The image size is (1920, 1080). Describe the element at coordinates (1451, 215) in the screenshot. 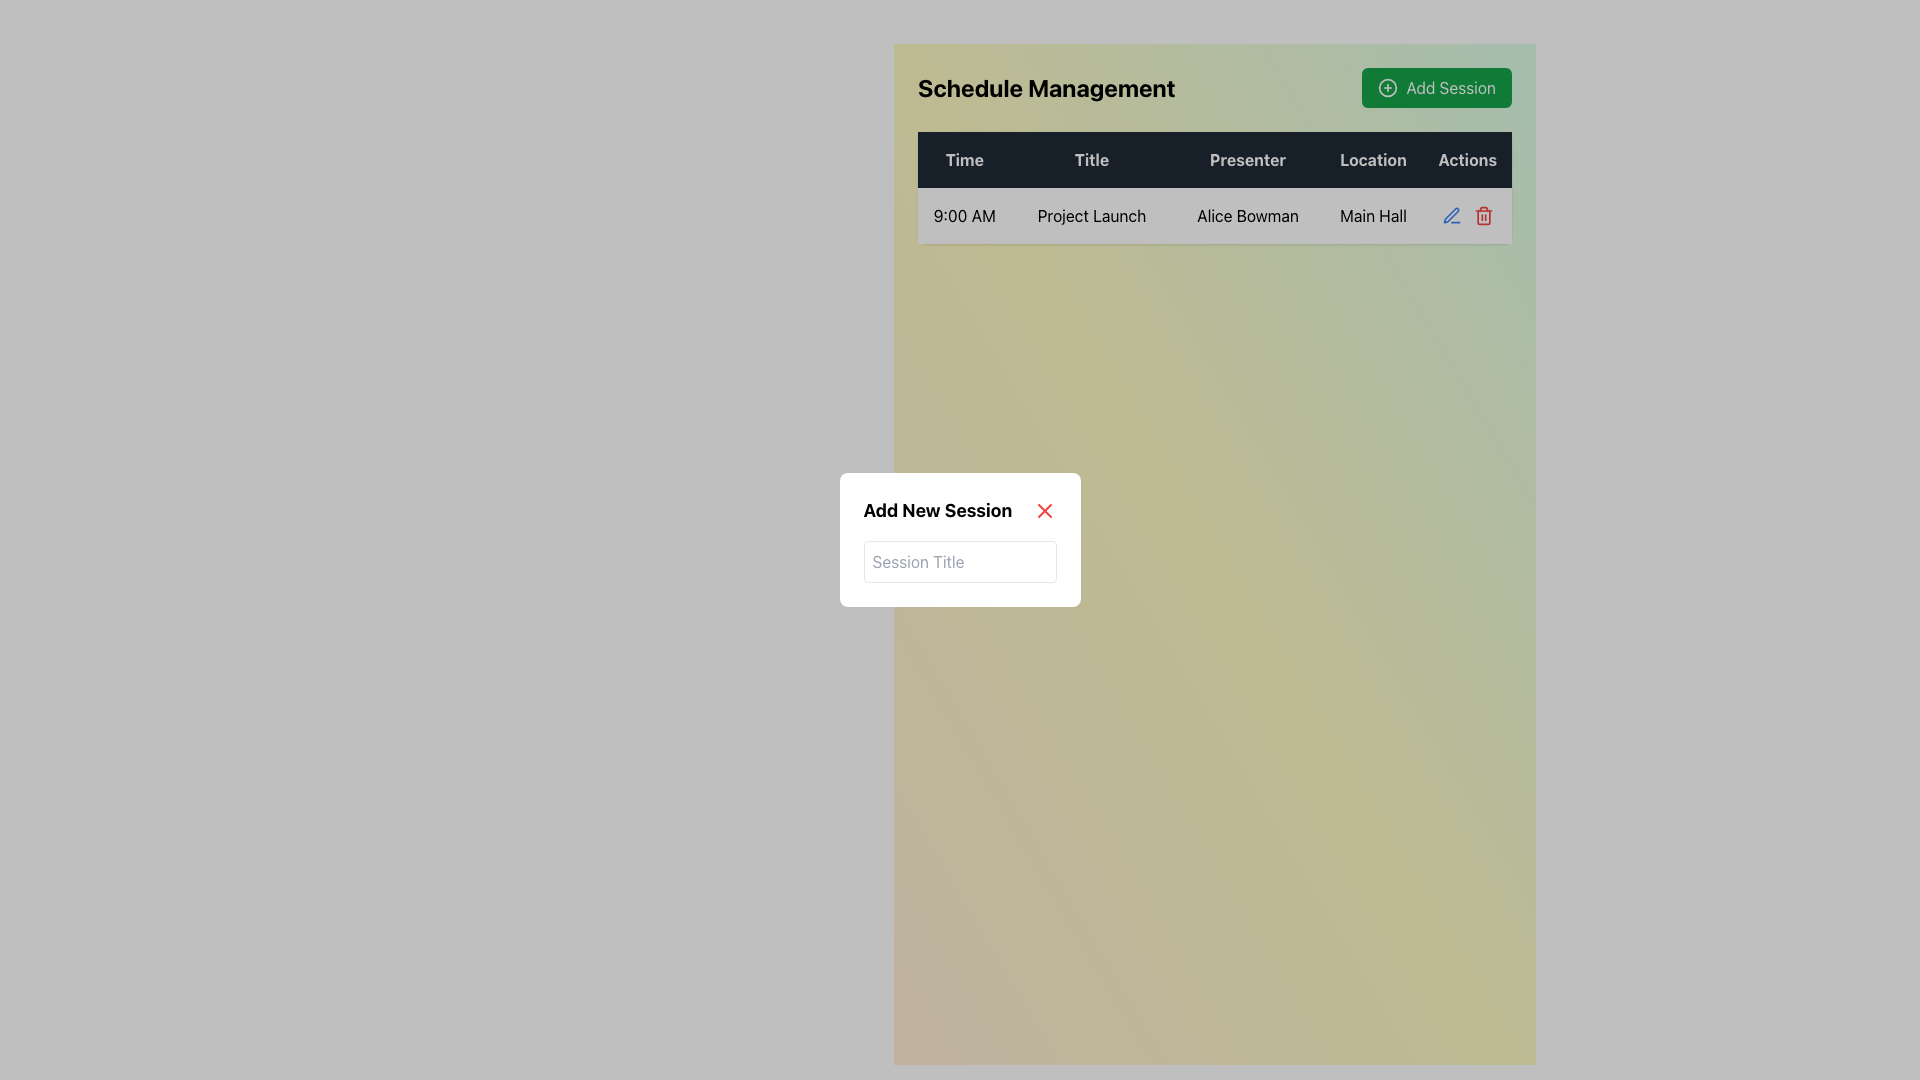

I see `the pen icon in the top right corner of the 'Actions' column` at that location.